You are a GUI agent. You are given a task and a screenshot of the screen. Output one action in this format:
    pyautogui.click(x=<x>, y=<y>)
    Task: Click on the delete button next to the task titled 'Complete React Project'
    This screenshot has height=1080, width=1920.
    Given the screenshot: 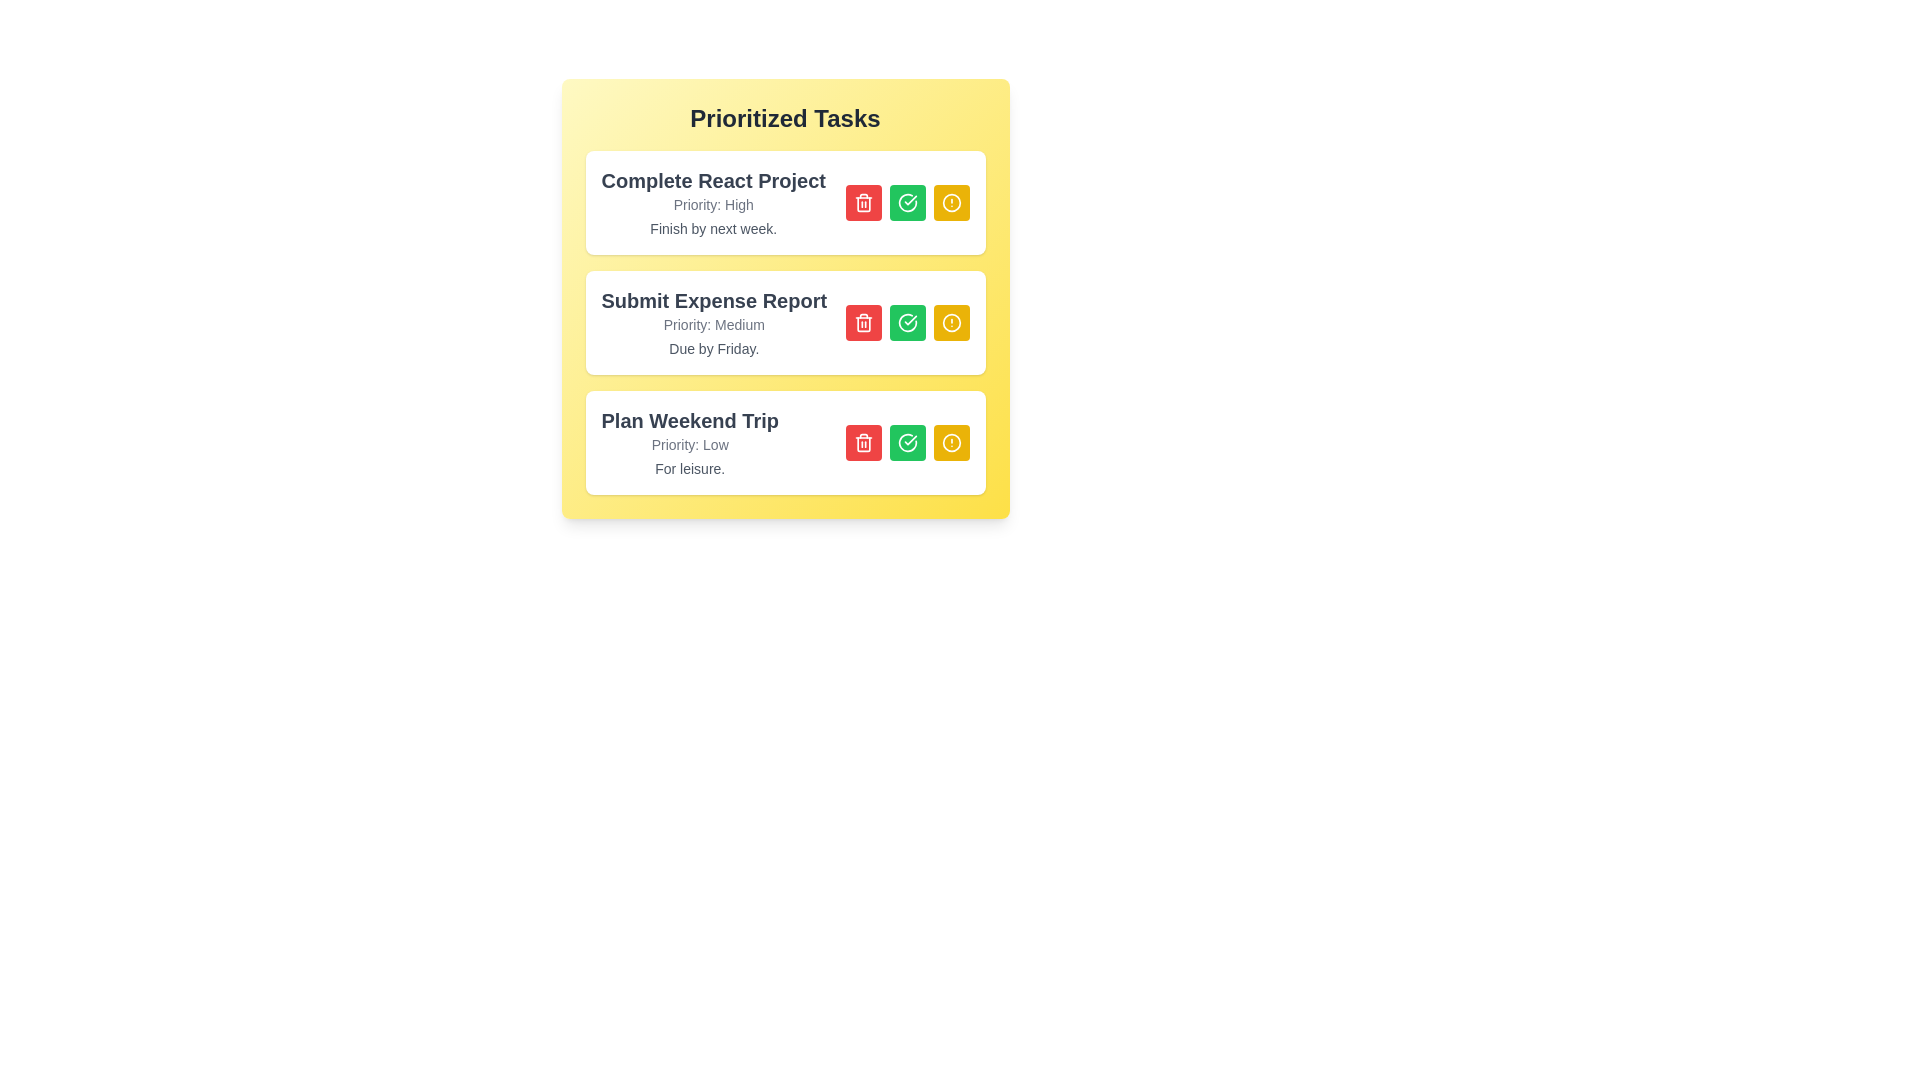 What is the action you would take?
    pyautogui.click(x=863, y=203)
    